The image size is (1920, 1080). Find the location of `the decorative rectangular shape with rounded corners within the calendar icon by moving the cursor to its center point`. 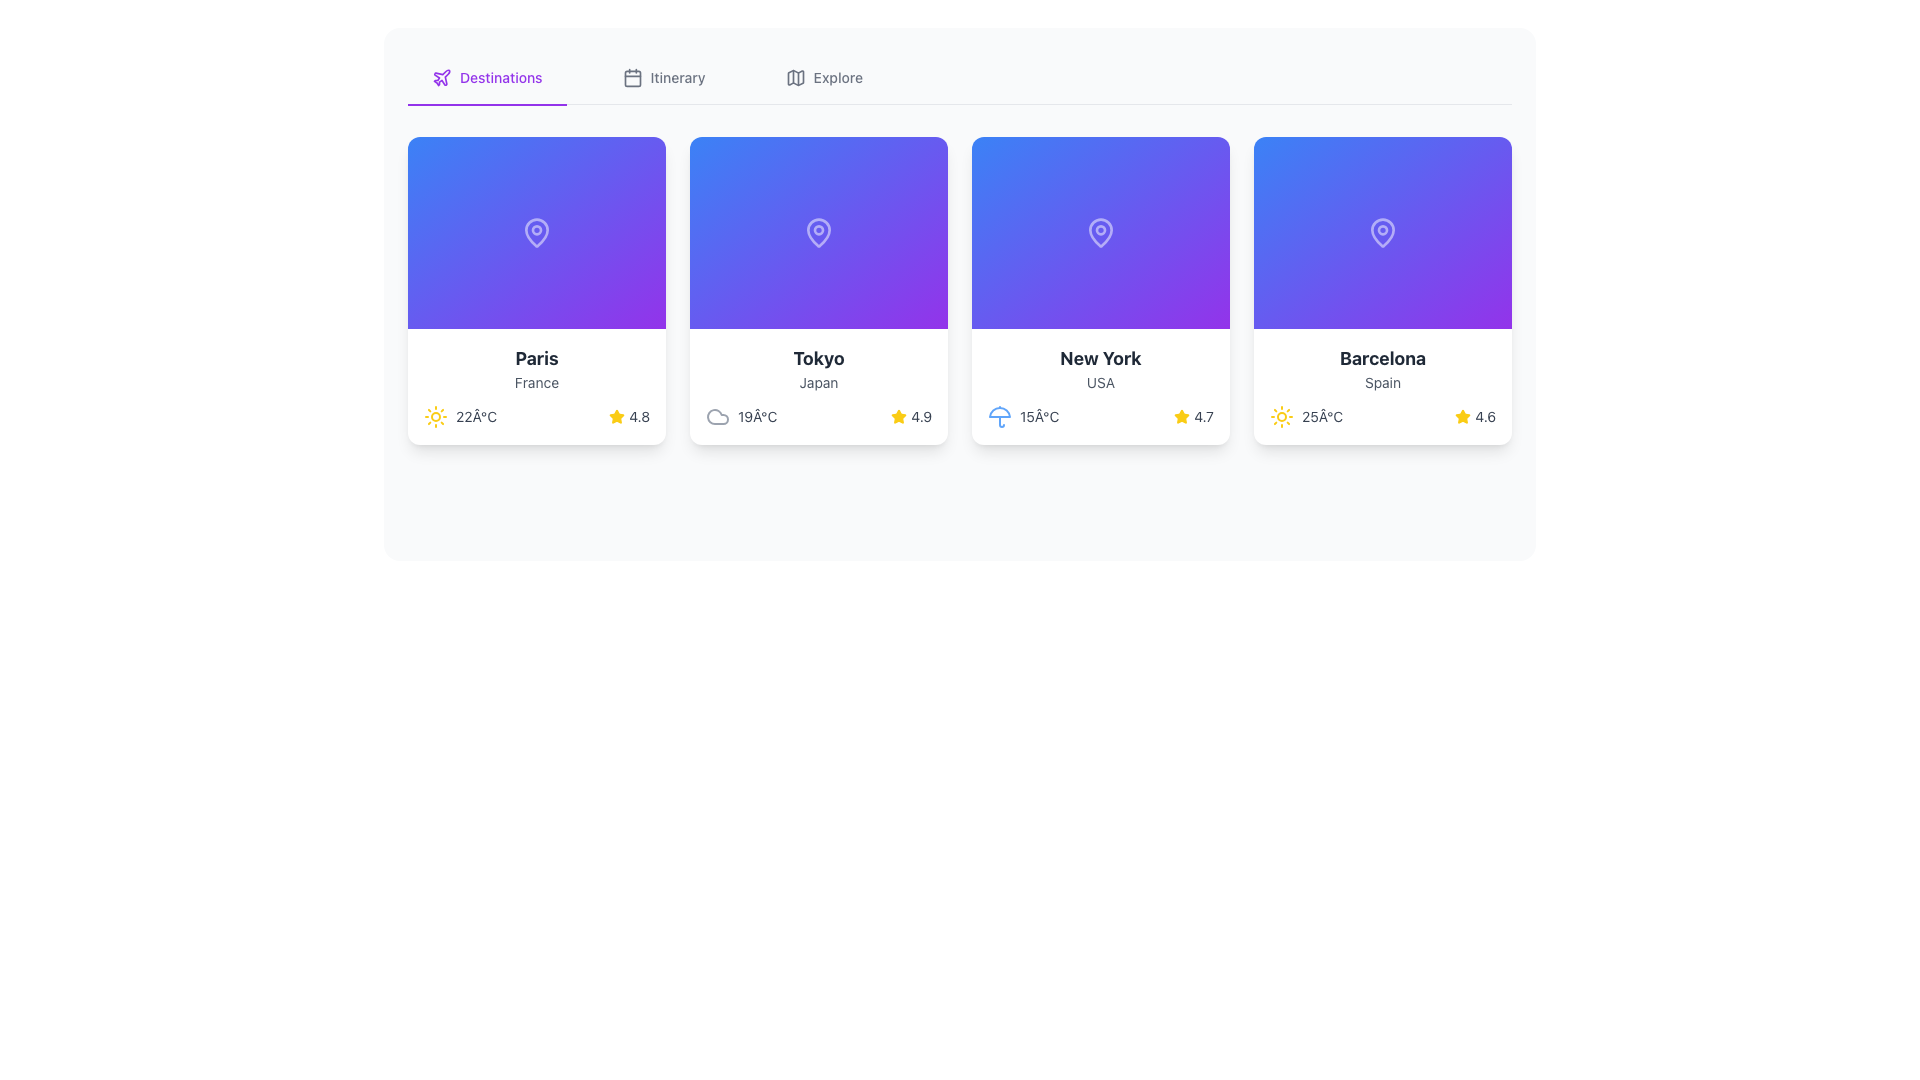

the decorative rectangular shape with rounded corners within the calendar icon by moving the cursor to its center point is located at coordinates (631, 77).